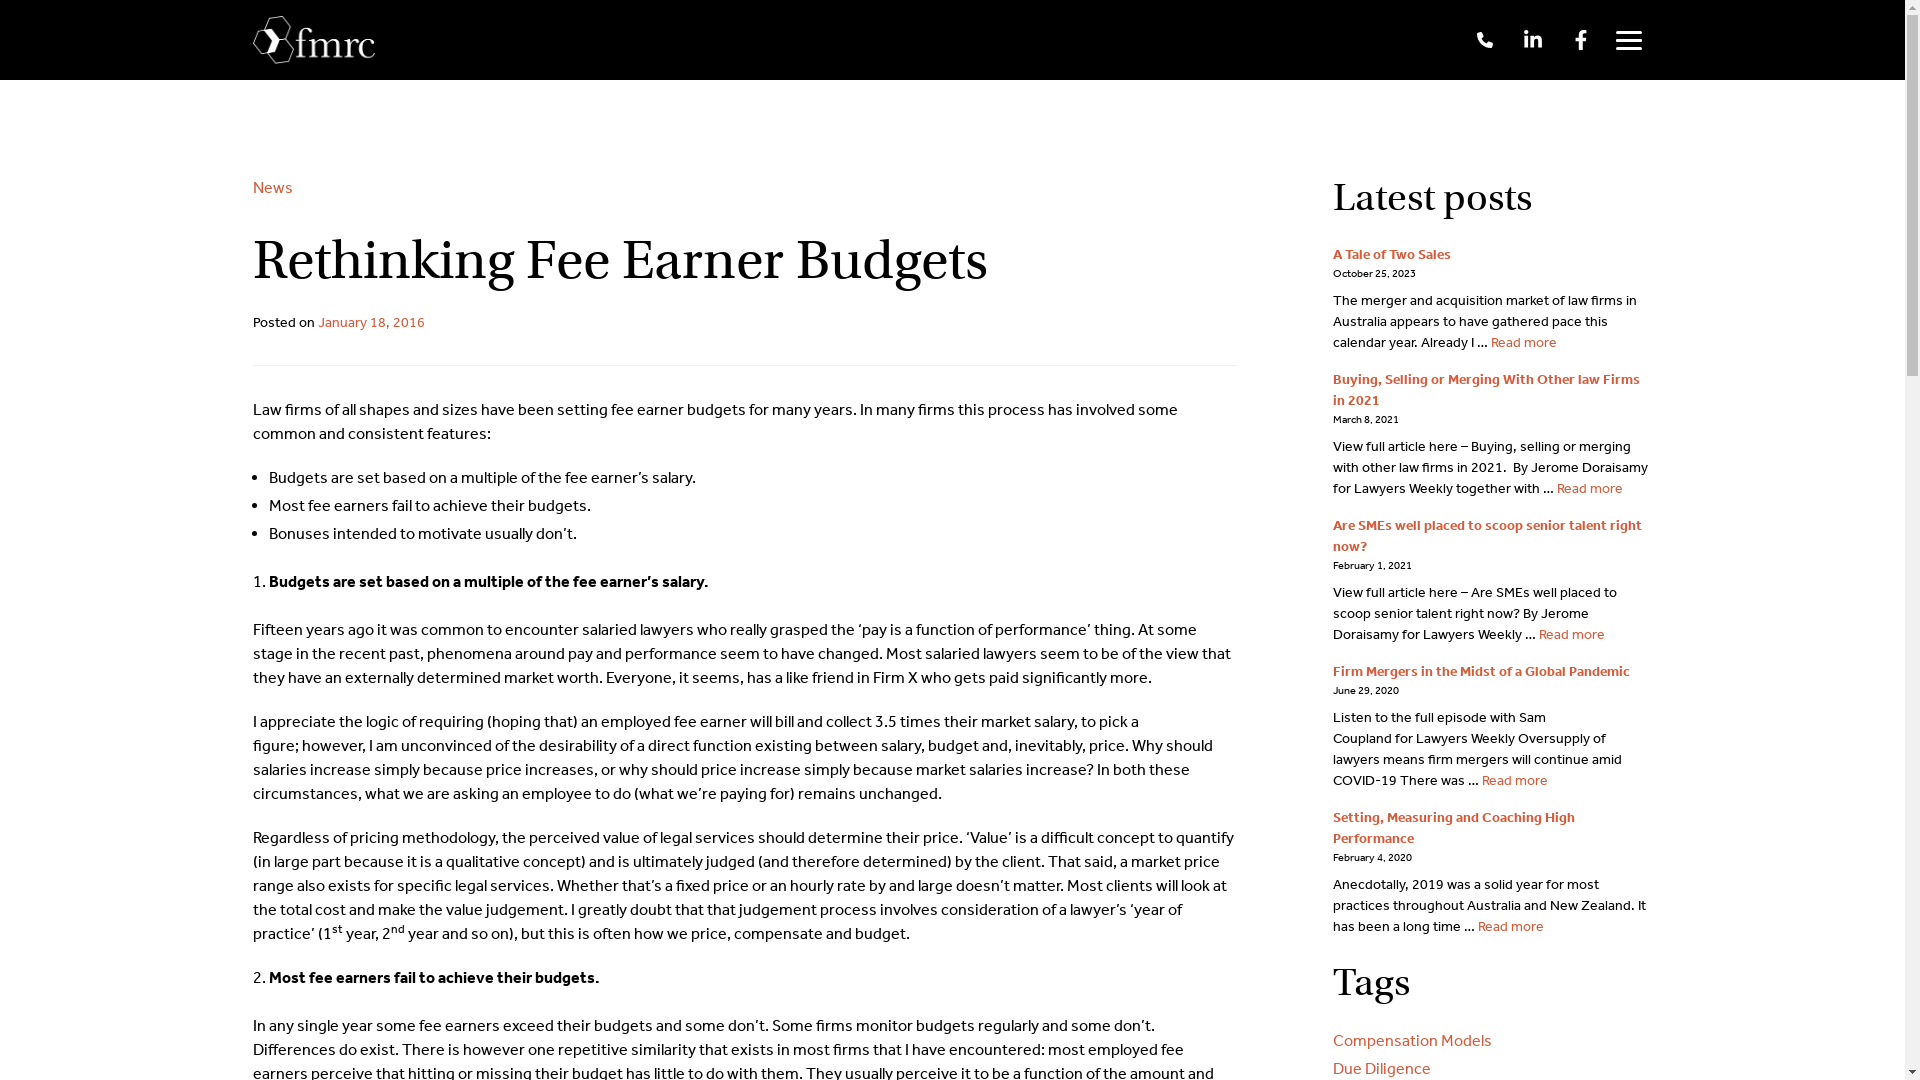 The width and height of the screenshot is (1920, 1080). What do you see at coordinates (371, 321) in the screenshot?
I see `'January 18, 2016'` at bounding box center [371, 321].